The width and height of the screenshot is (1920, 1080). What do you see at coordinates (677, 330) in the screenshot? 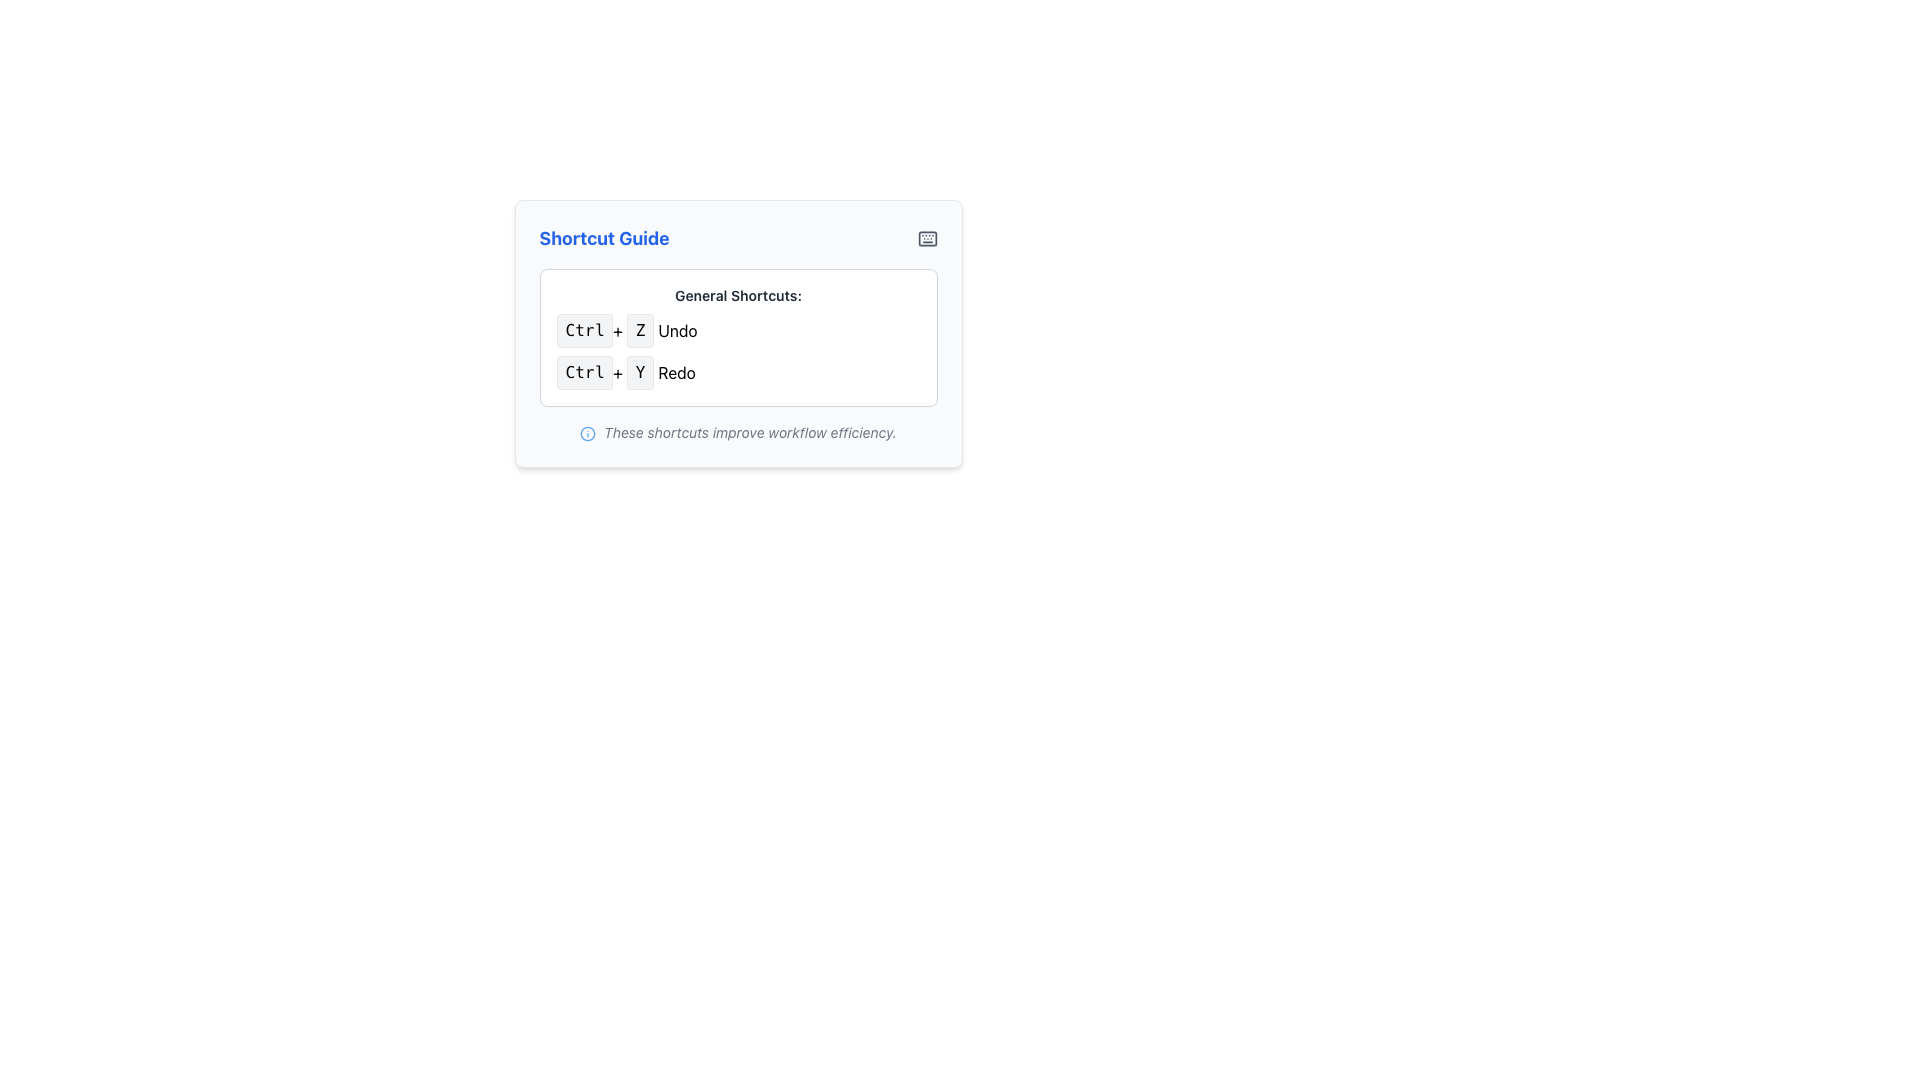
I see `the label displaying the text 'Undo', which is located to the right of the Ctrl and Z shortcut keys under the title 'General Shortcuts:'` at bounding box center [677, 330].